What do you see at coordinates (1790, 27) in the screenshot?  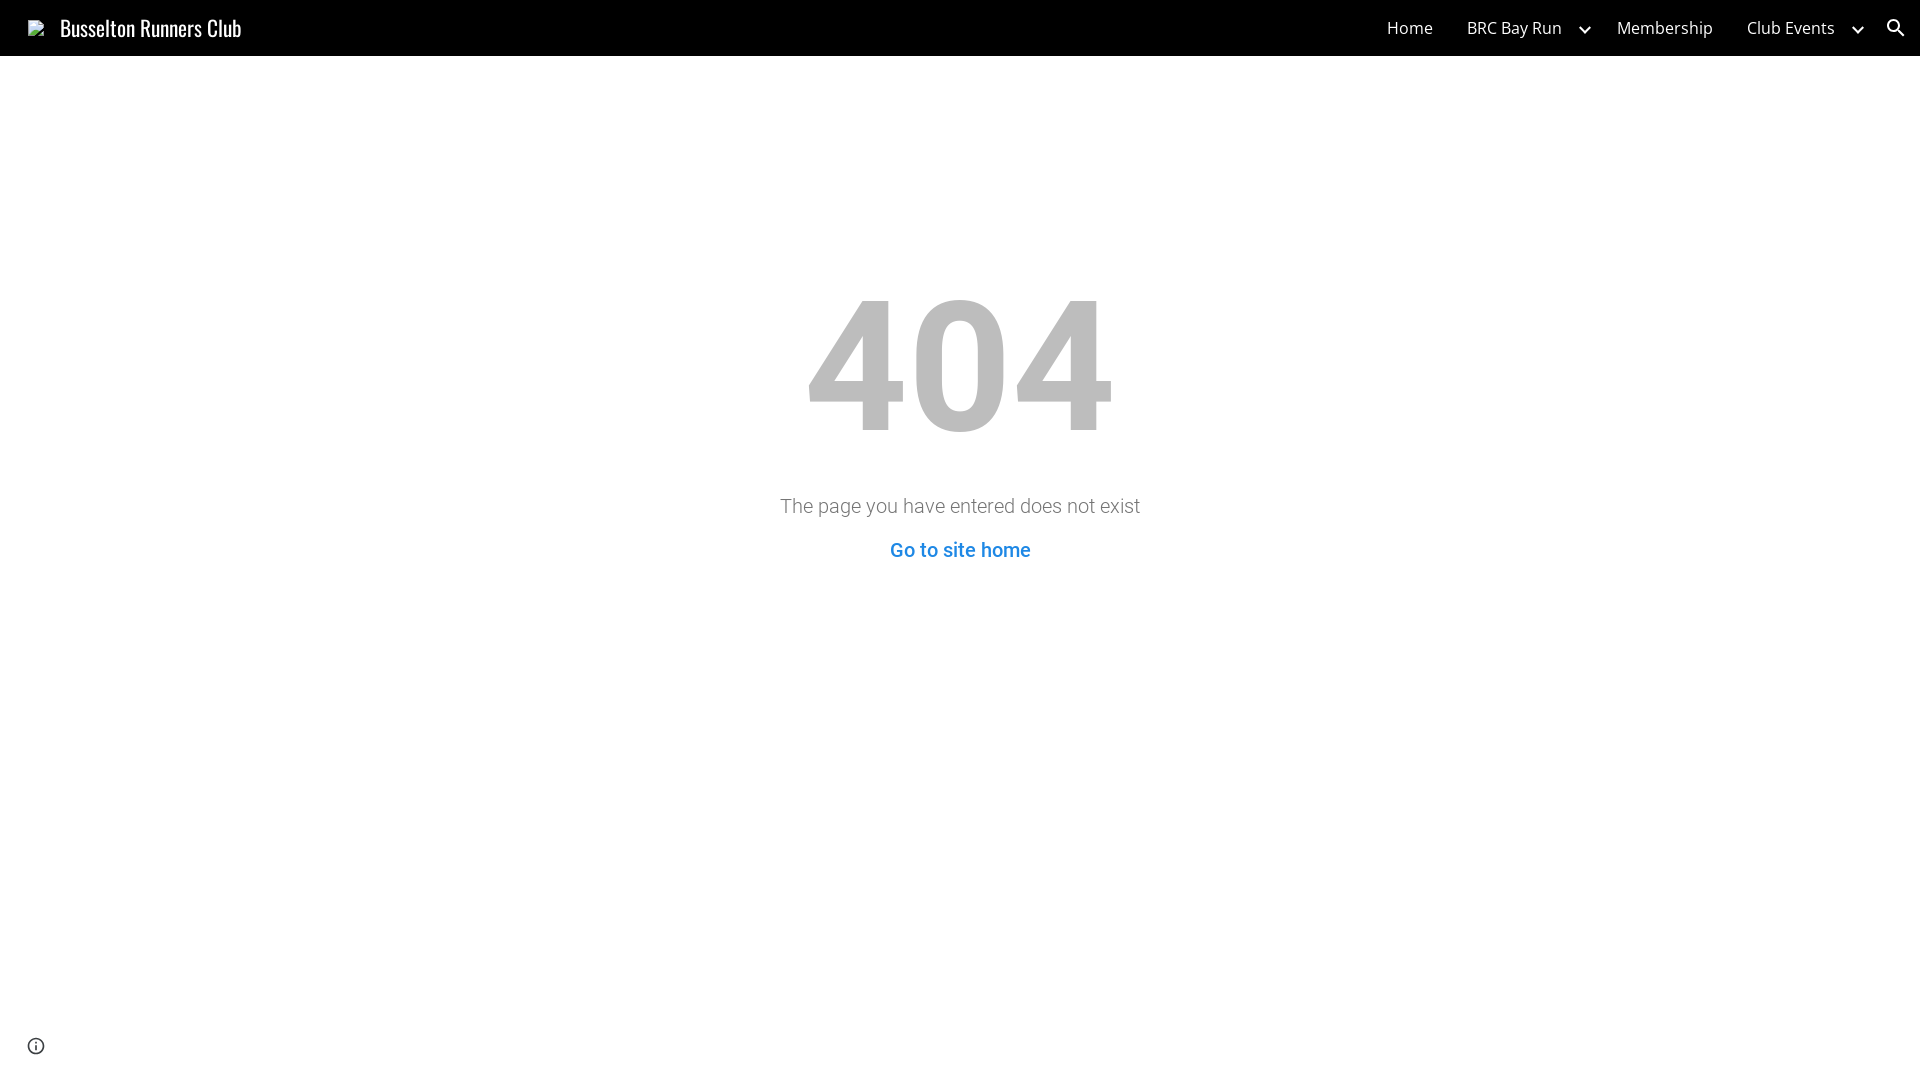 I see `'Club Events'` at bounding box center [1790, 27].